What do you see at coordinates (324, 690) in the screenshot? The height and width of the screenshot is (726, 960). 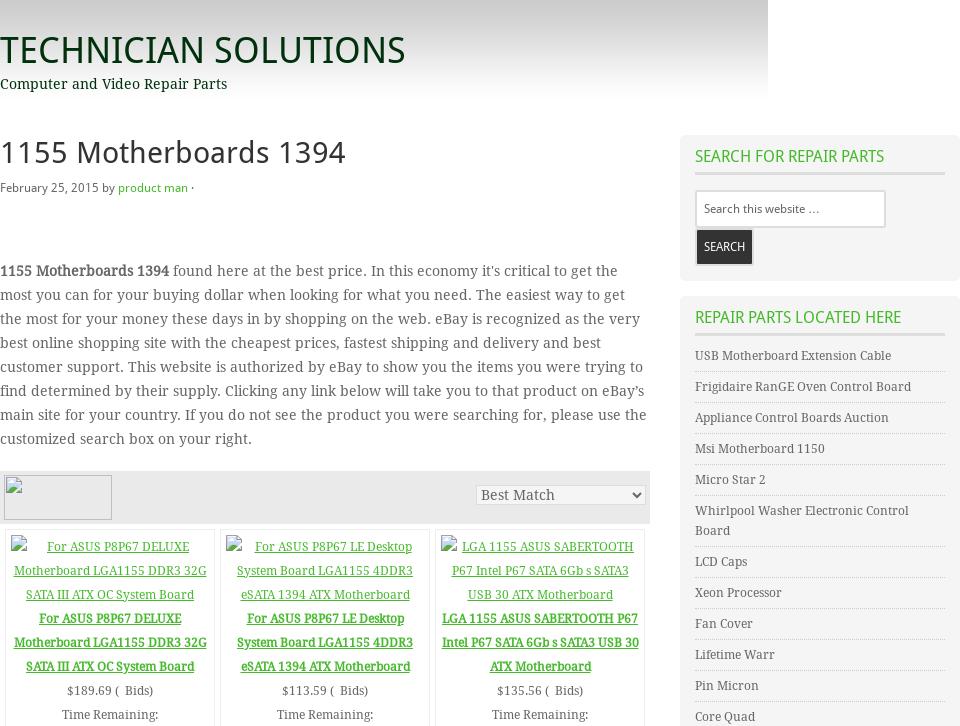 I see `'$113.59 (  Bids)'` at bounding box center [324, 690].